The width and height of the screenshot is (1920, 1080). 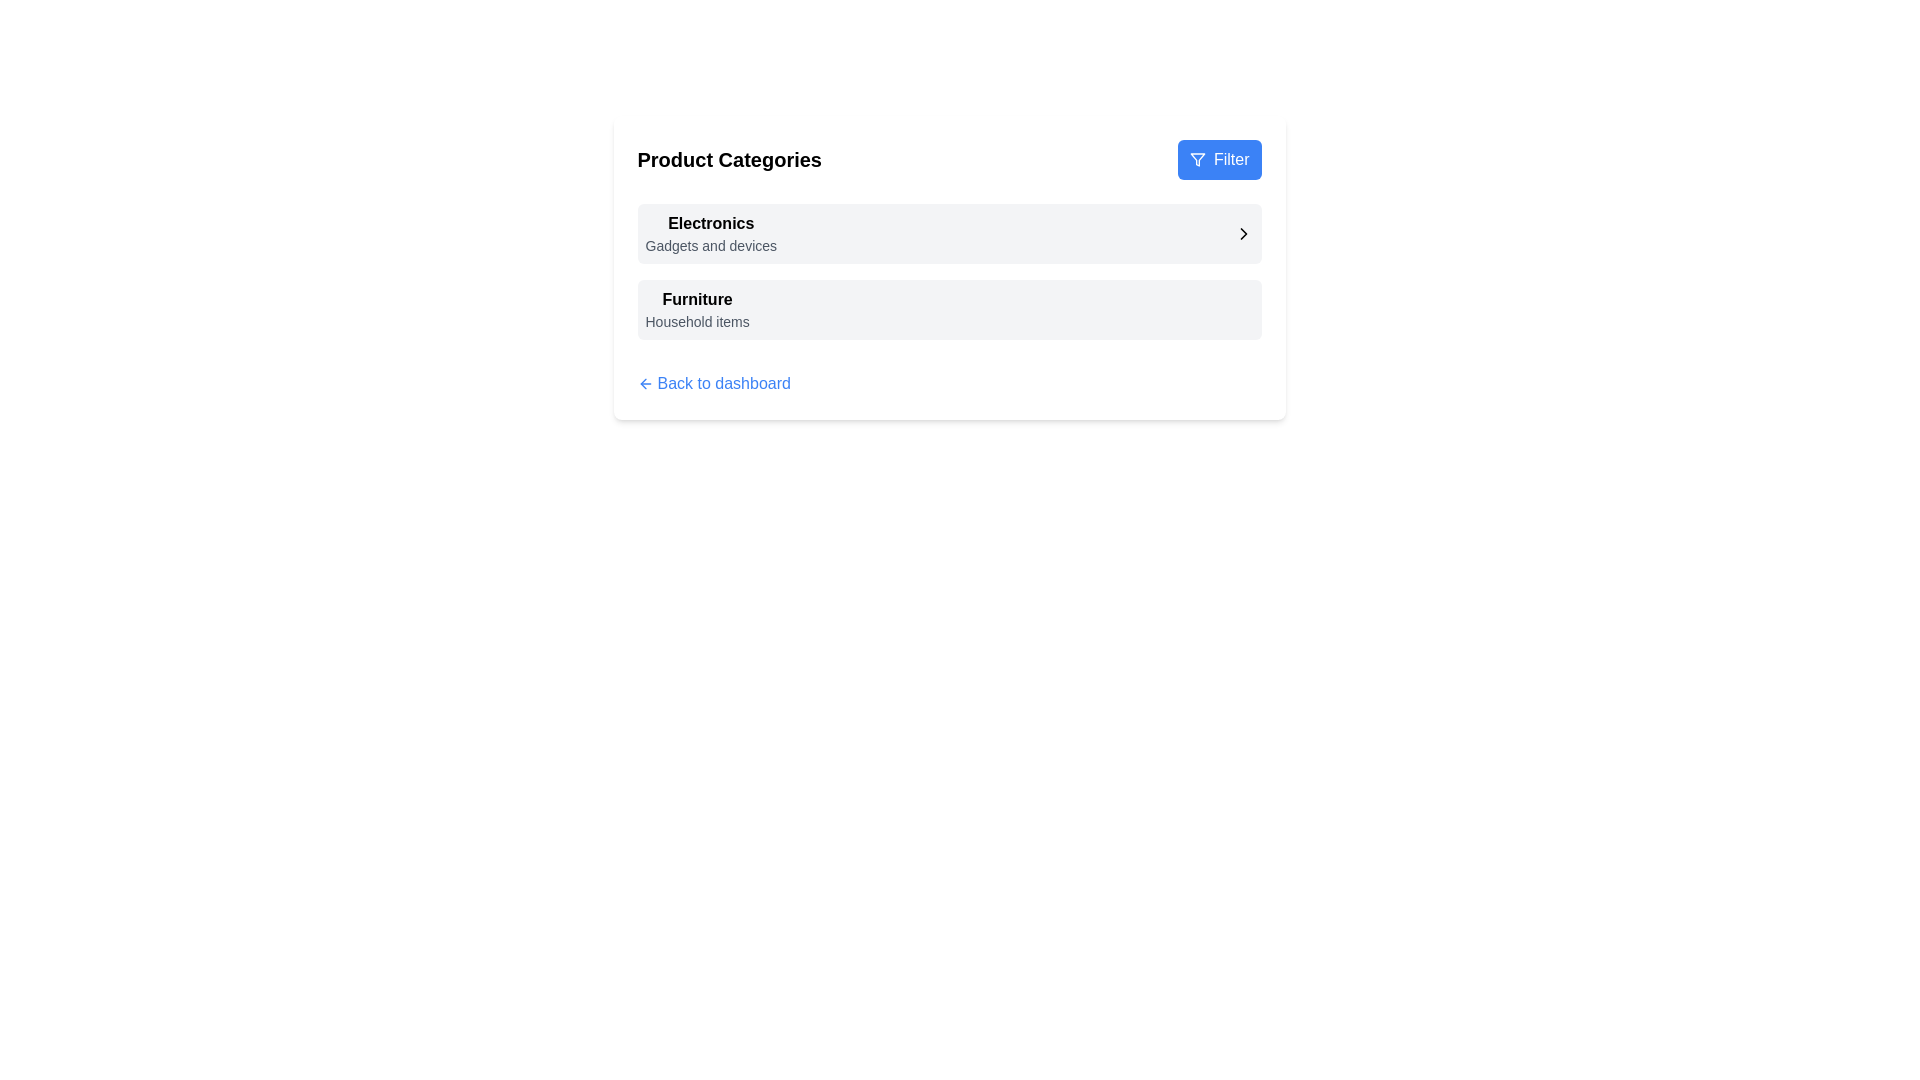 What do you see at coordinates (711, 223) in the screenshot?
I see `the bold text label displaying 'Electronics', which is positioned above the smaller gray text 'Gadgets and devices' in the list interface` at bounding box center [711, 223].